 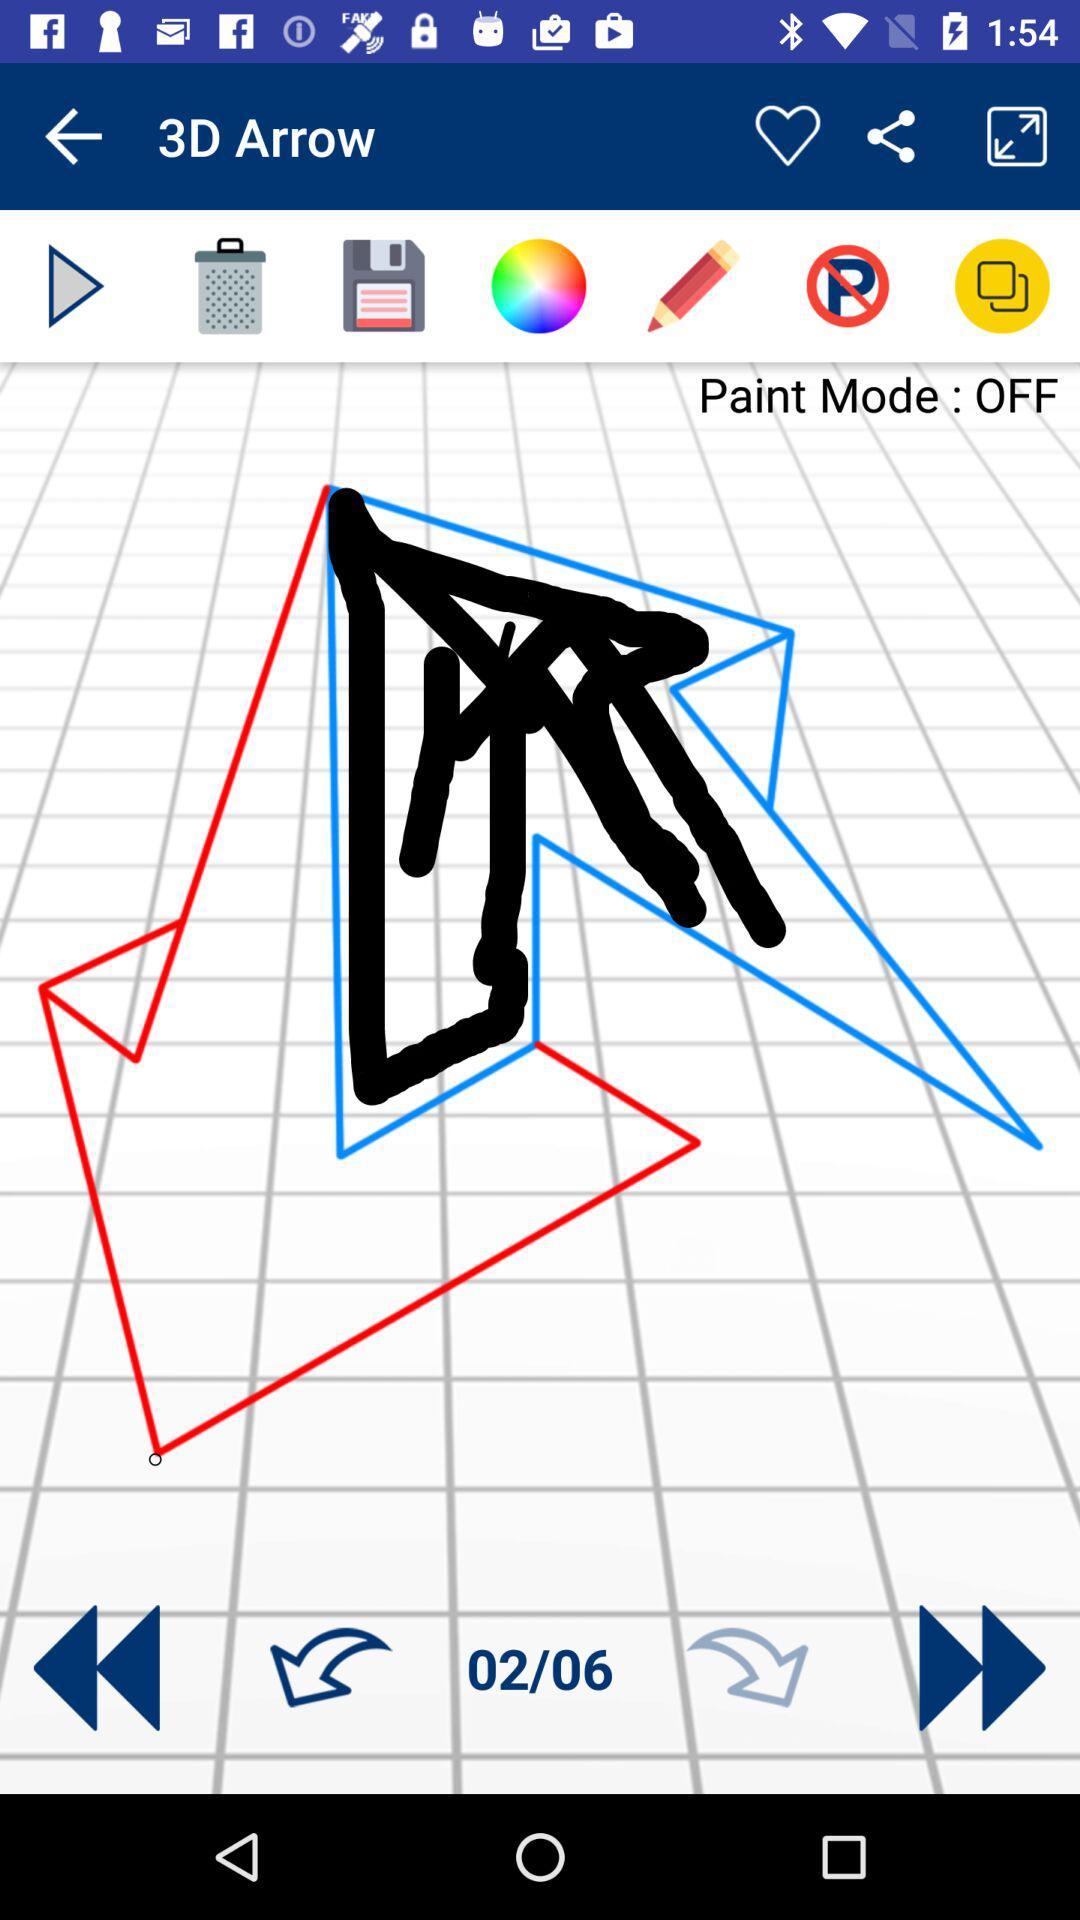 What do you see at coordinates (75, 285) in the screenshot?
I see `animation` at bounding box center [75, 285].